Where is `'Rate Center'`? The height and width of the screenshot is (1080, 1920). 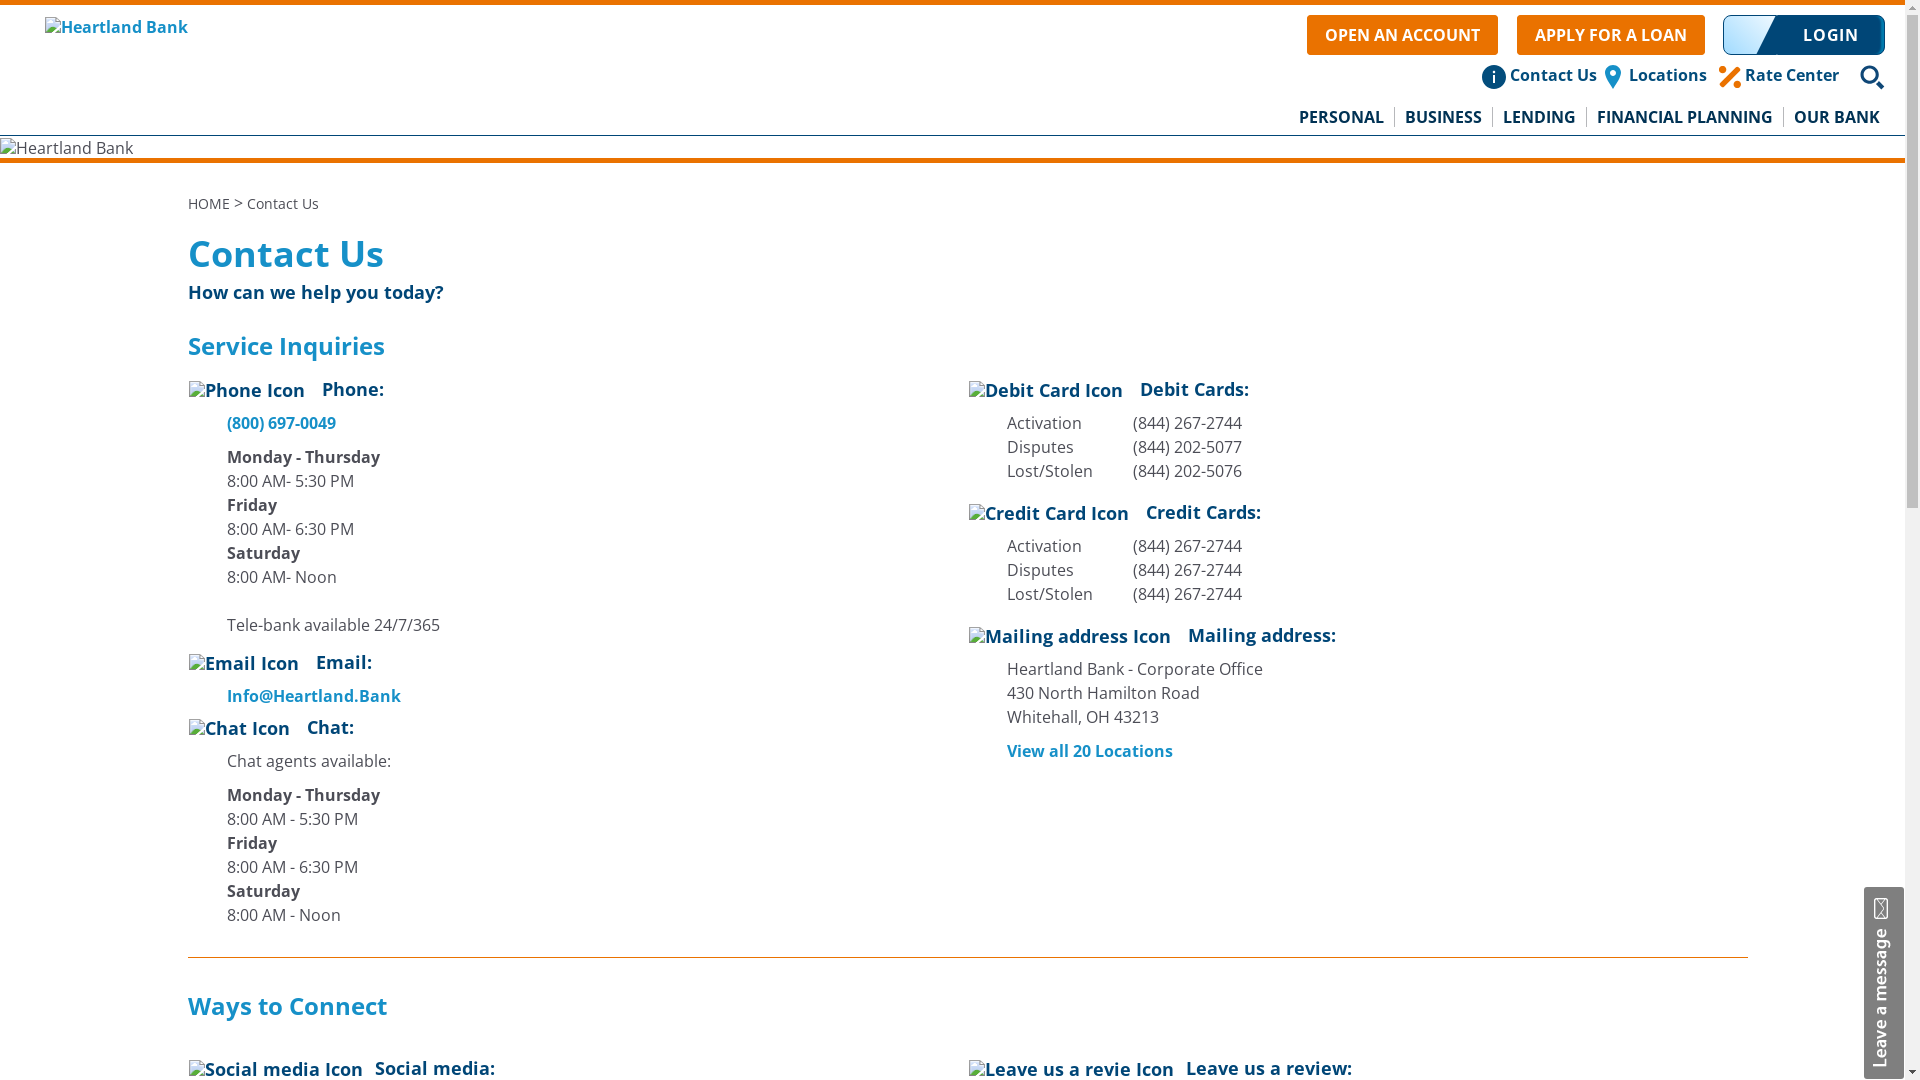
'Rate Center' is located at coordinates (1791, 73).